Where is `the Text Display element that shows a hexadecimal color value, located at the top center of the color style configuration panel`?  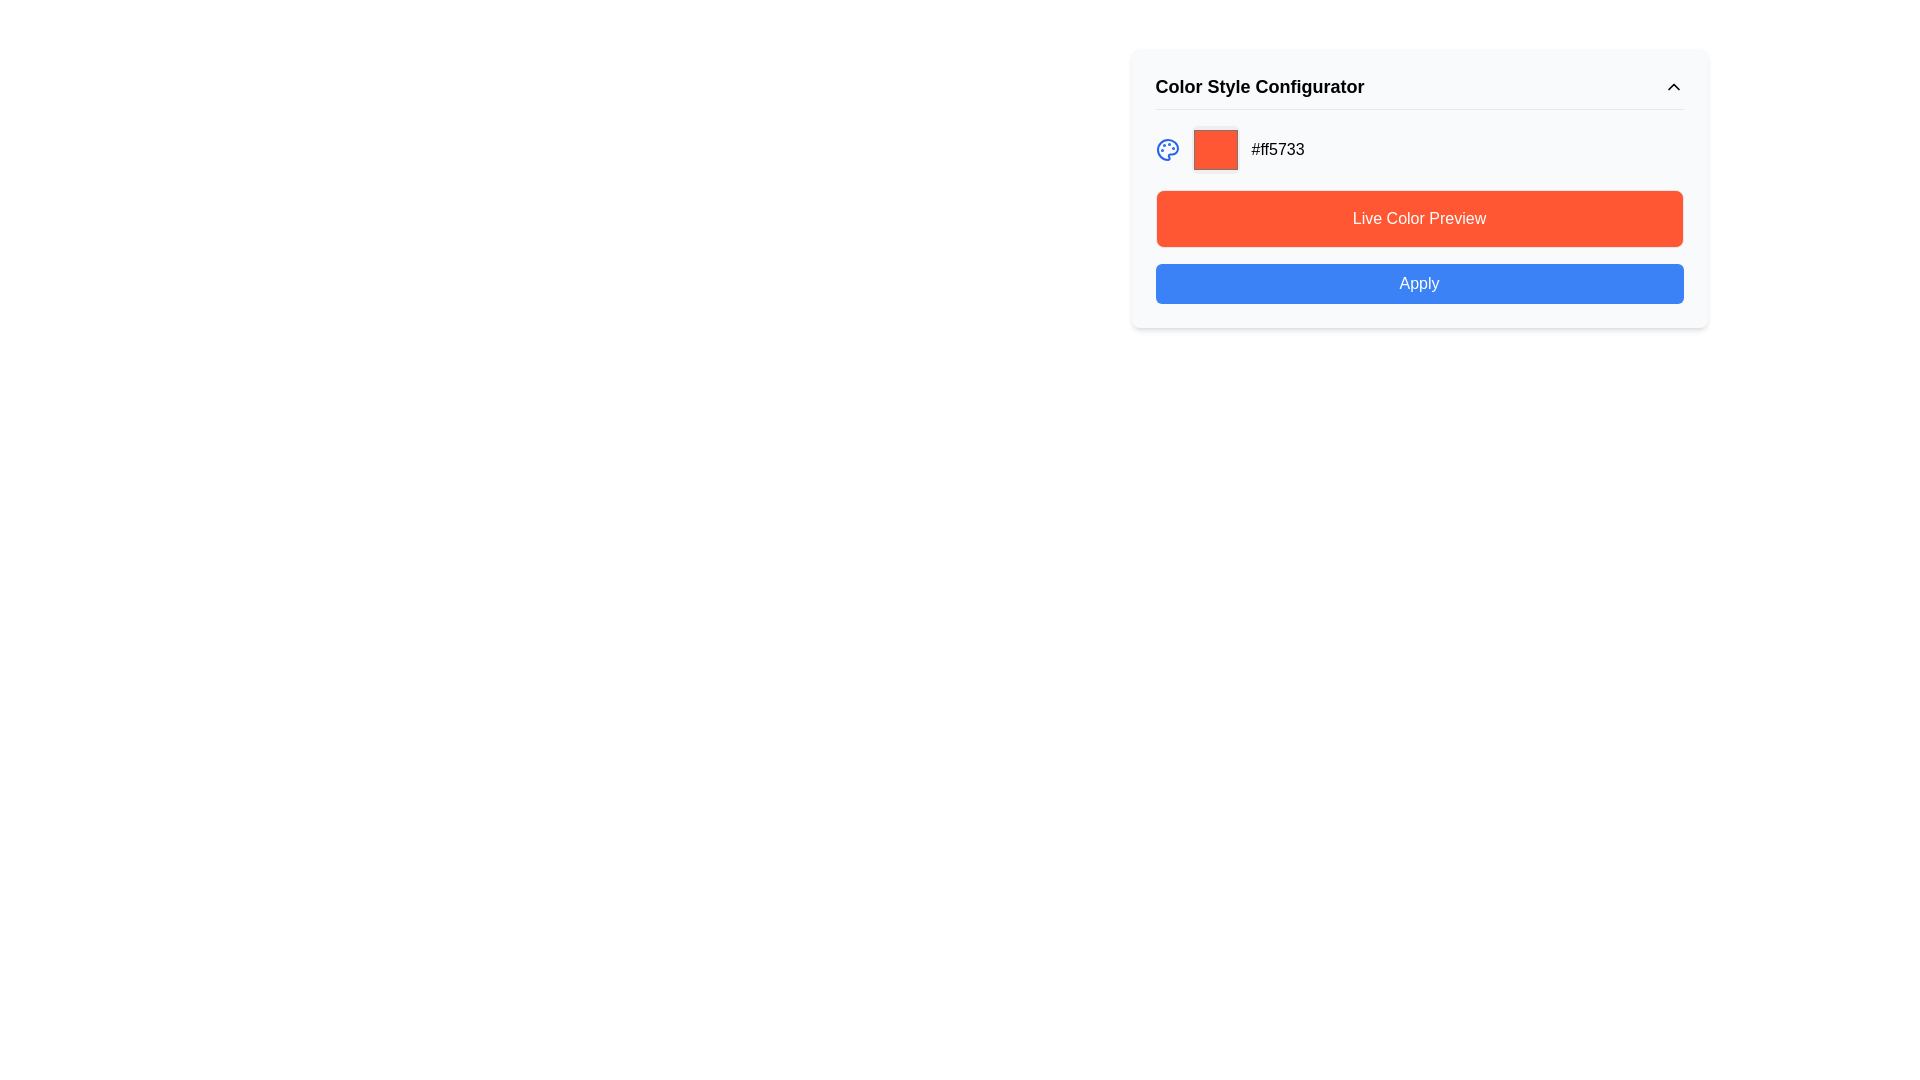 the Text Display element that shows a hexadecimal color value, located at the top center of the color style configuration panel is located at coordinates (1276, 149).